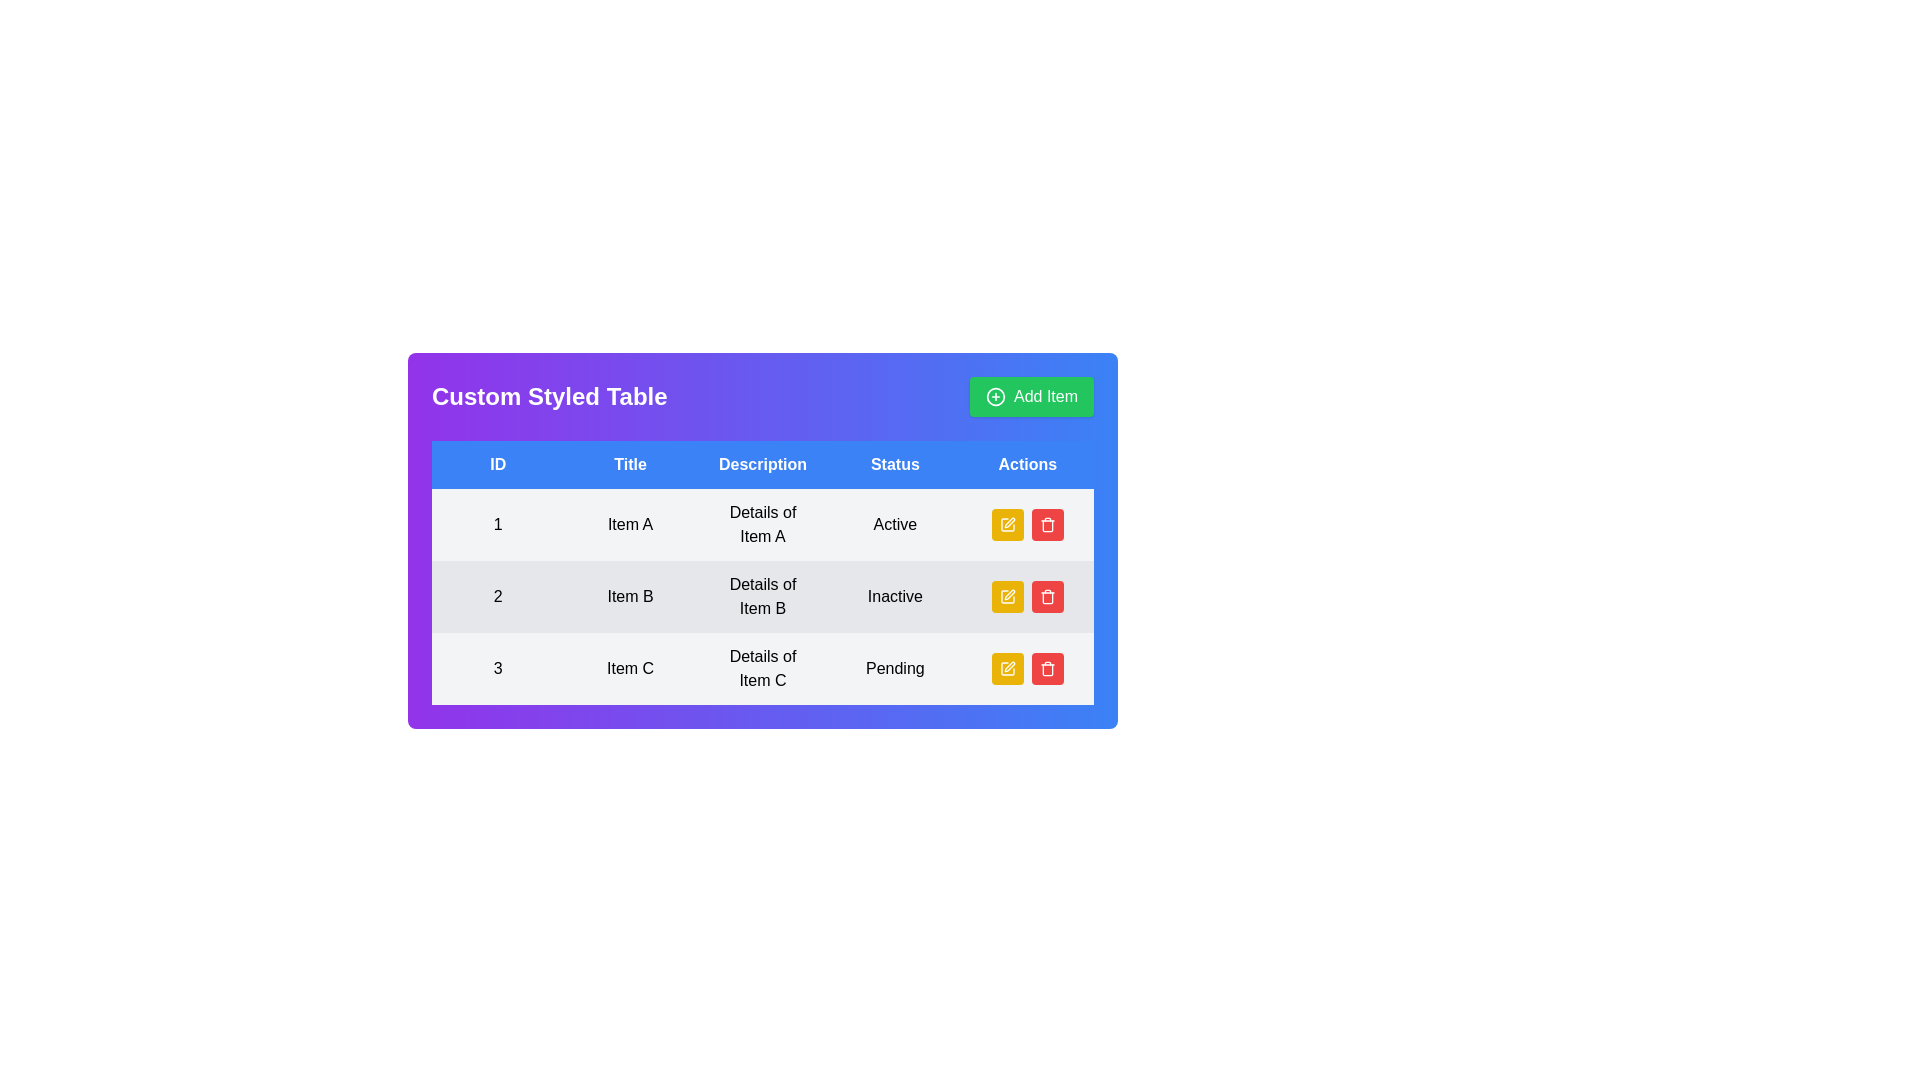  I want to click on style or attributes of the first column header cell of the table, which serves as a unique identifier for items within the table, so click(498, 465).